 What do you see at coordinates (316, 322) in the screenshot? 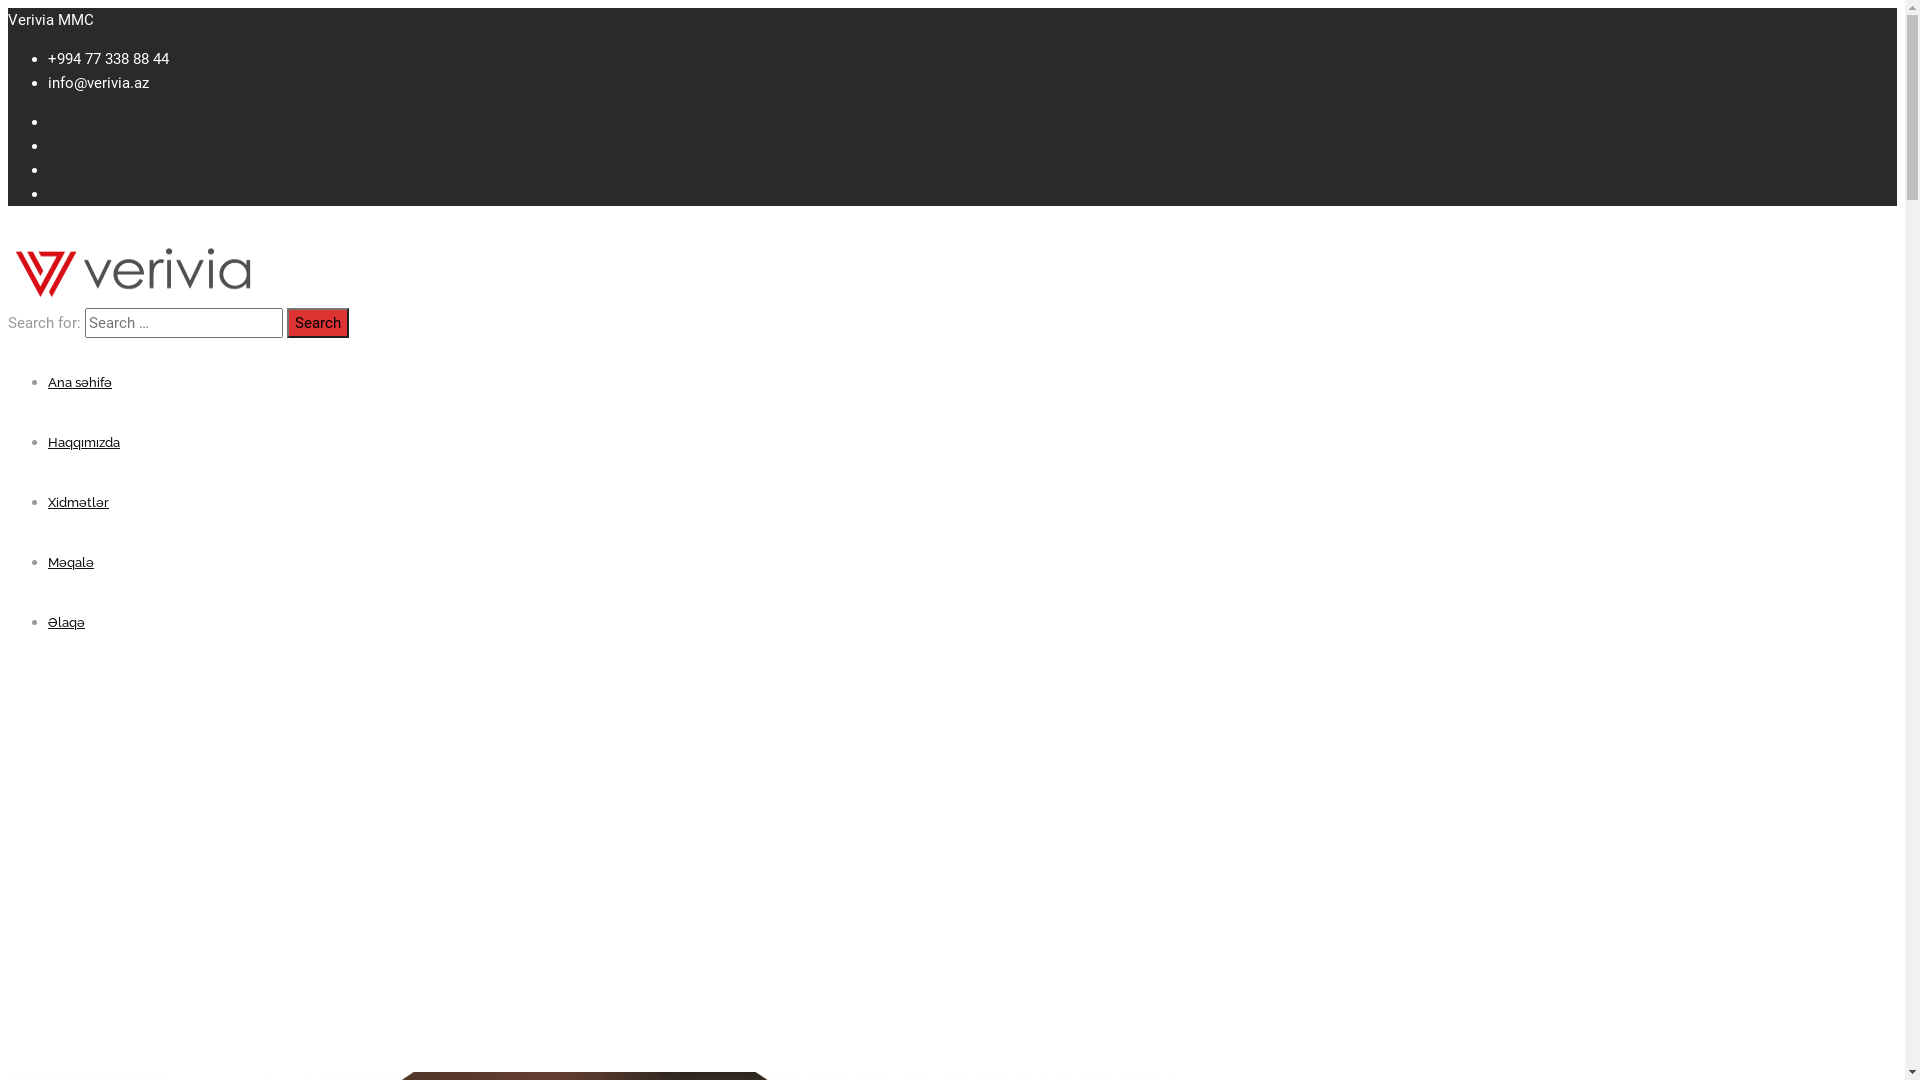
I see `'Search'` at bounding box center [316, 322].